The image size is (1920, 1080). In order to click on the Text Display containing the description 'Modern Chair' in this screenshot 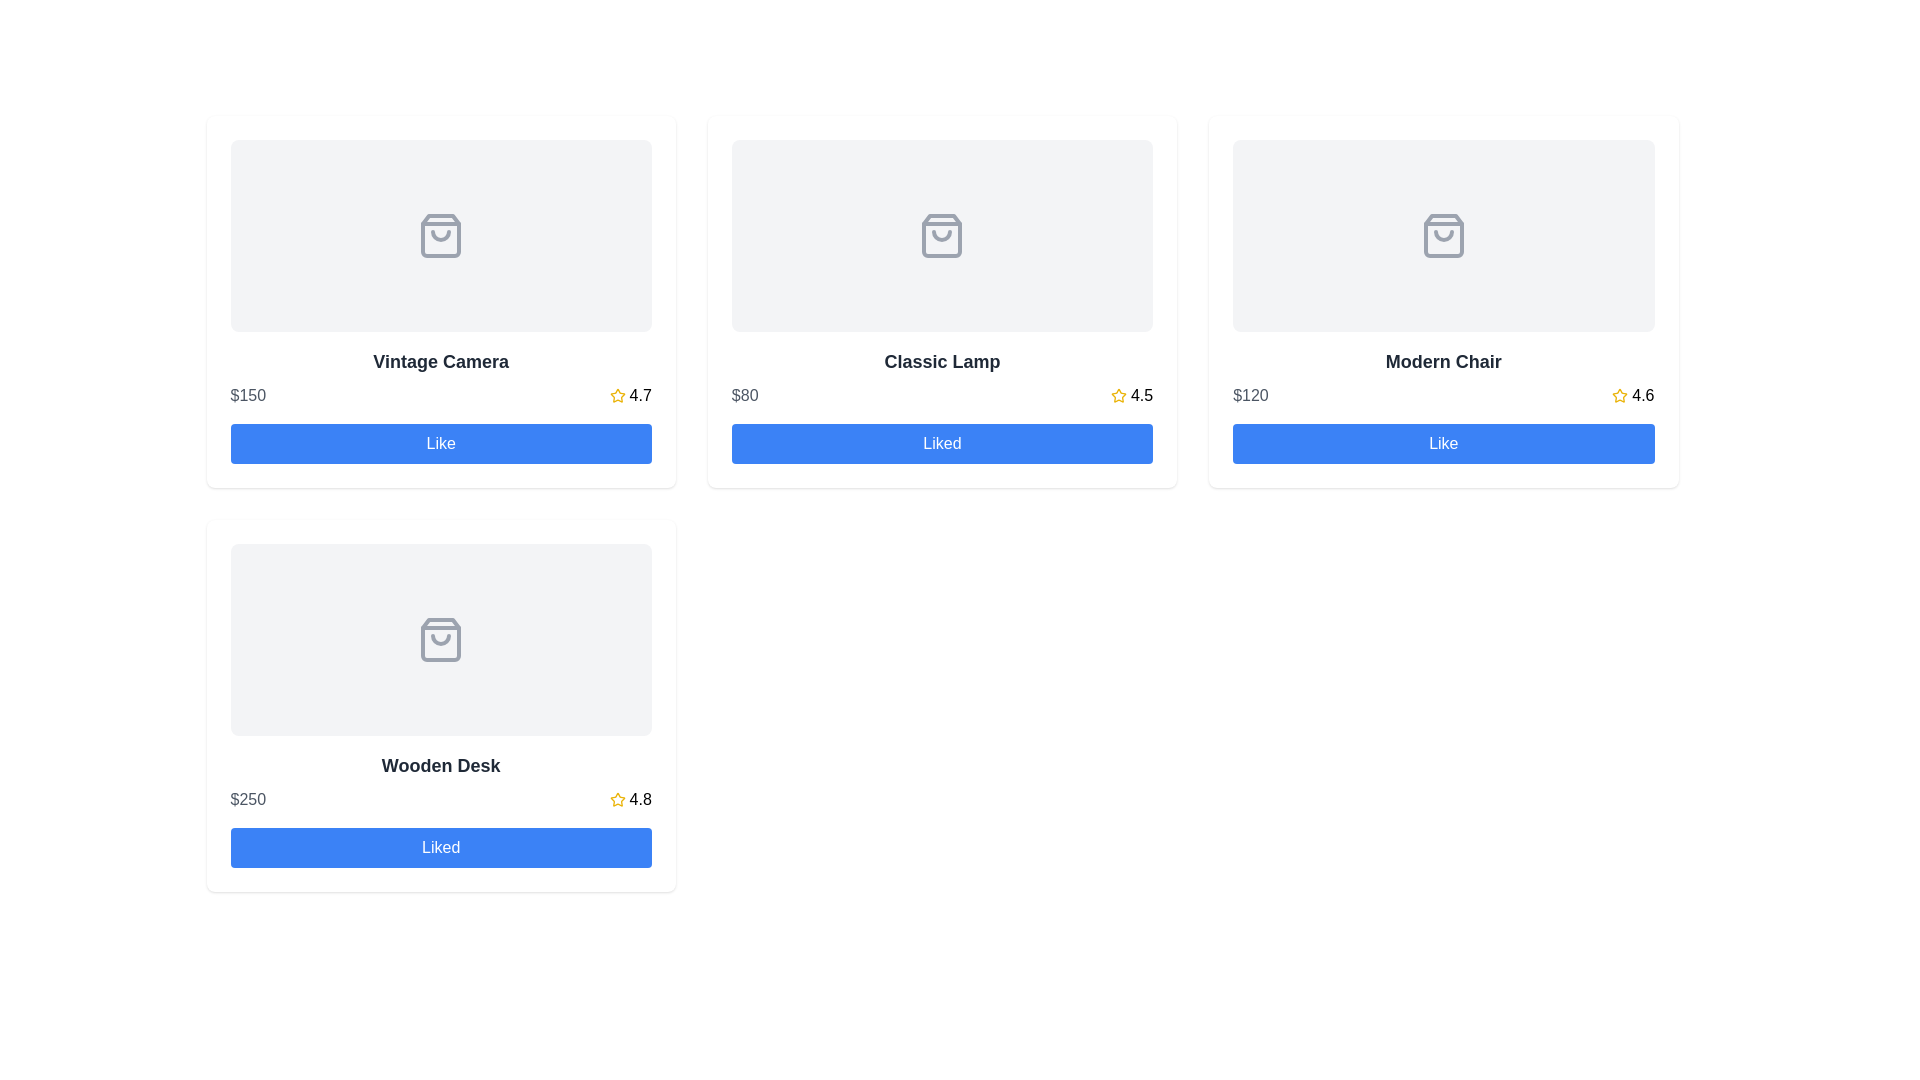, I will do `click(1443, 378)`.